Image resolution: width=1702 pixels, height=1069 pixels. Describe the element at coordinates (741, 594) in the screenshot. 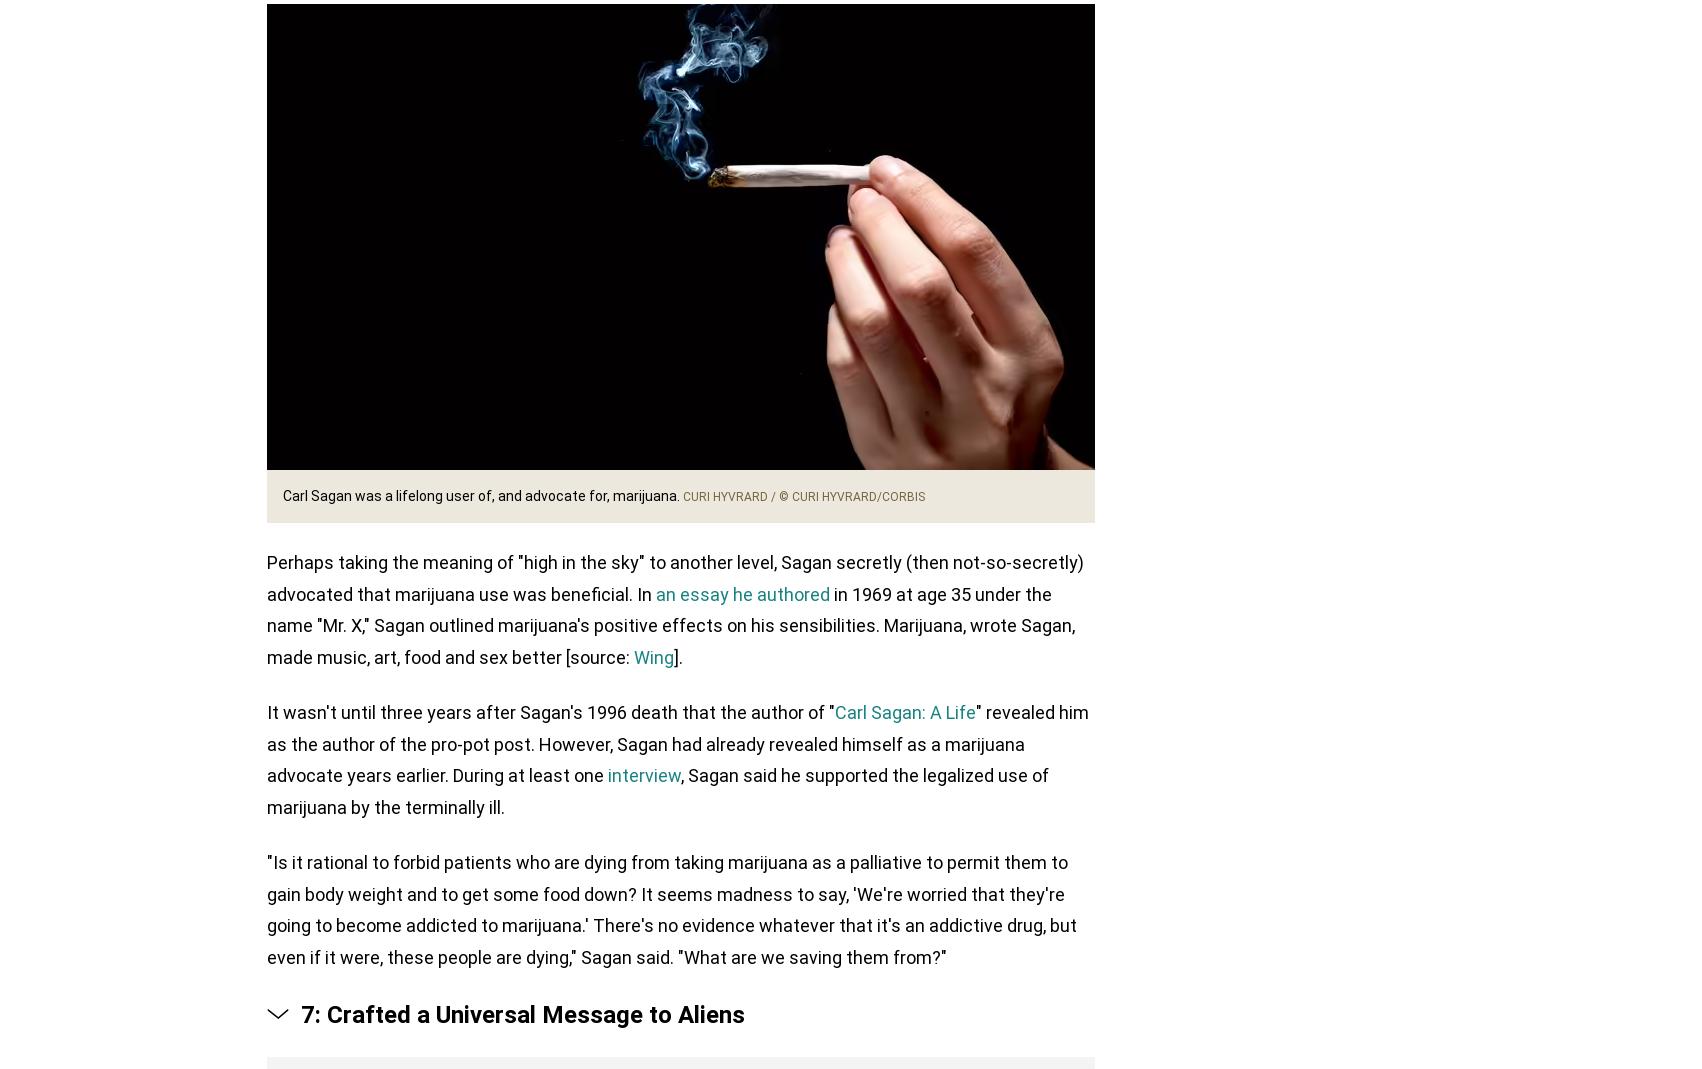

I see `'an essay he authored'` at that location.